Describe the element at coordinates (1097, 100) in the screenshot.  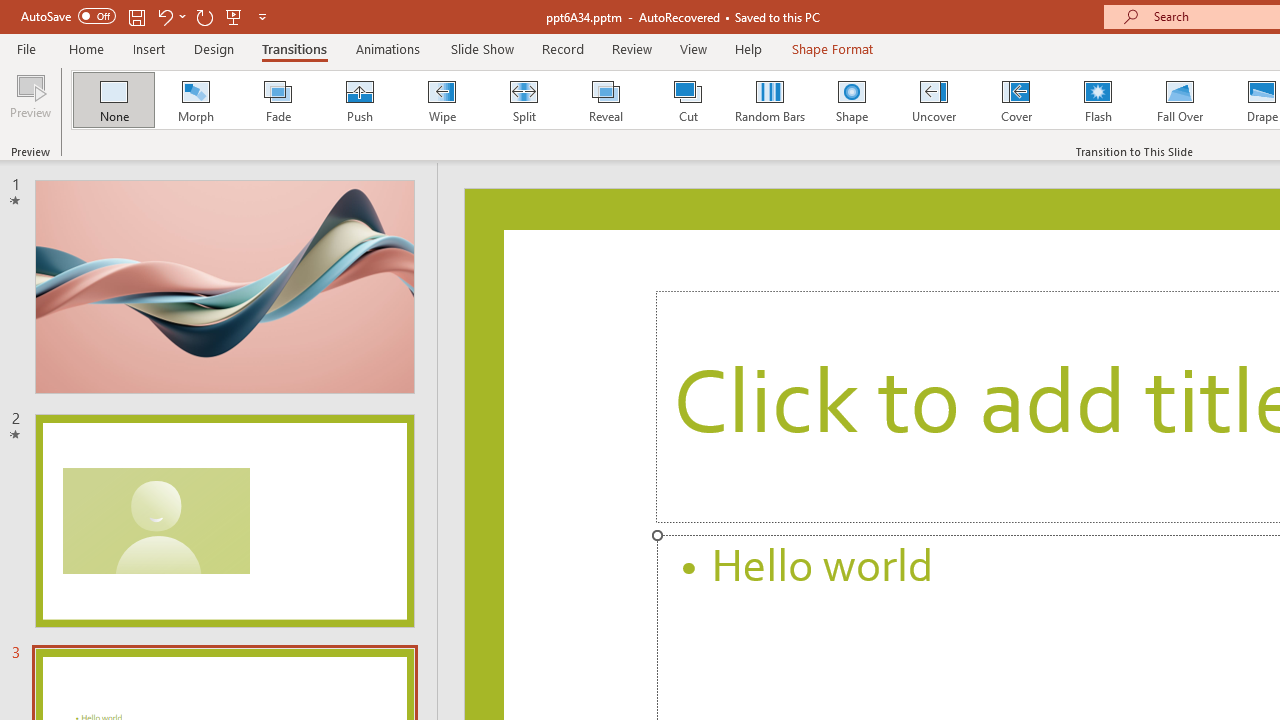
I see `'Flash'` at that location.